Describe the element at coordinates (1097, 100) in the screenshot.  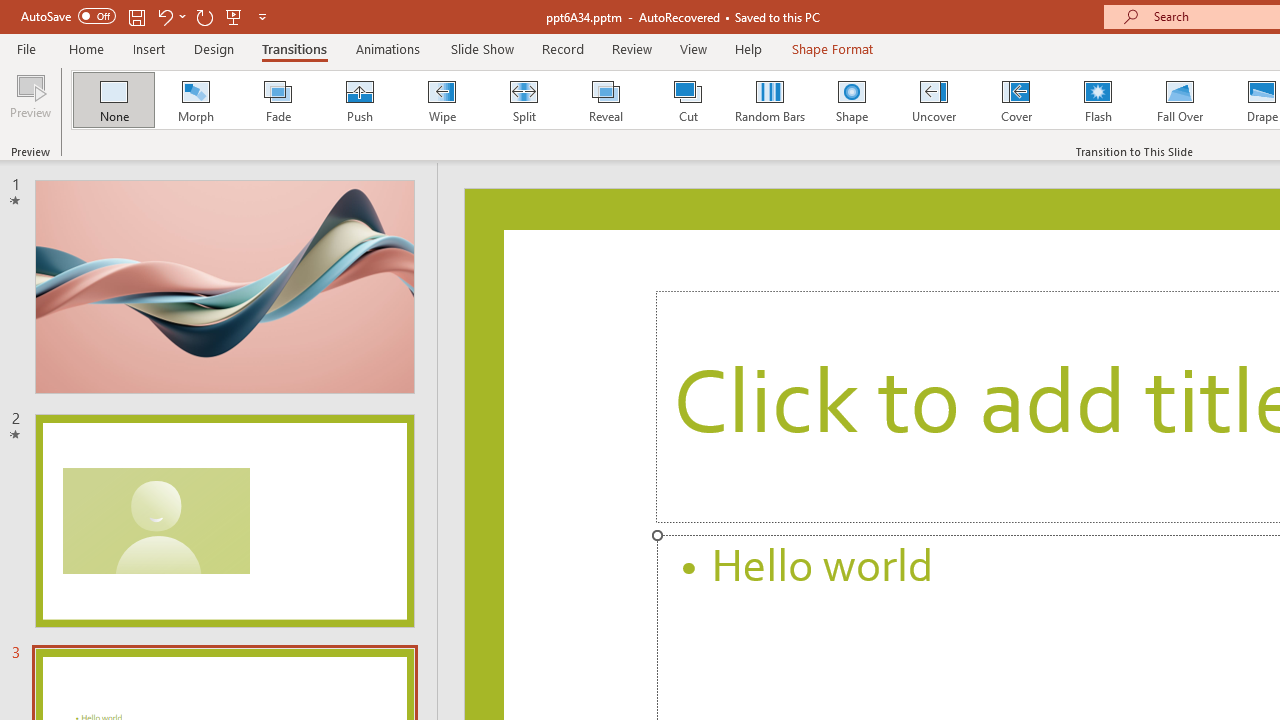
I see `'Flash'` at that location.